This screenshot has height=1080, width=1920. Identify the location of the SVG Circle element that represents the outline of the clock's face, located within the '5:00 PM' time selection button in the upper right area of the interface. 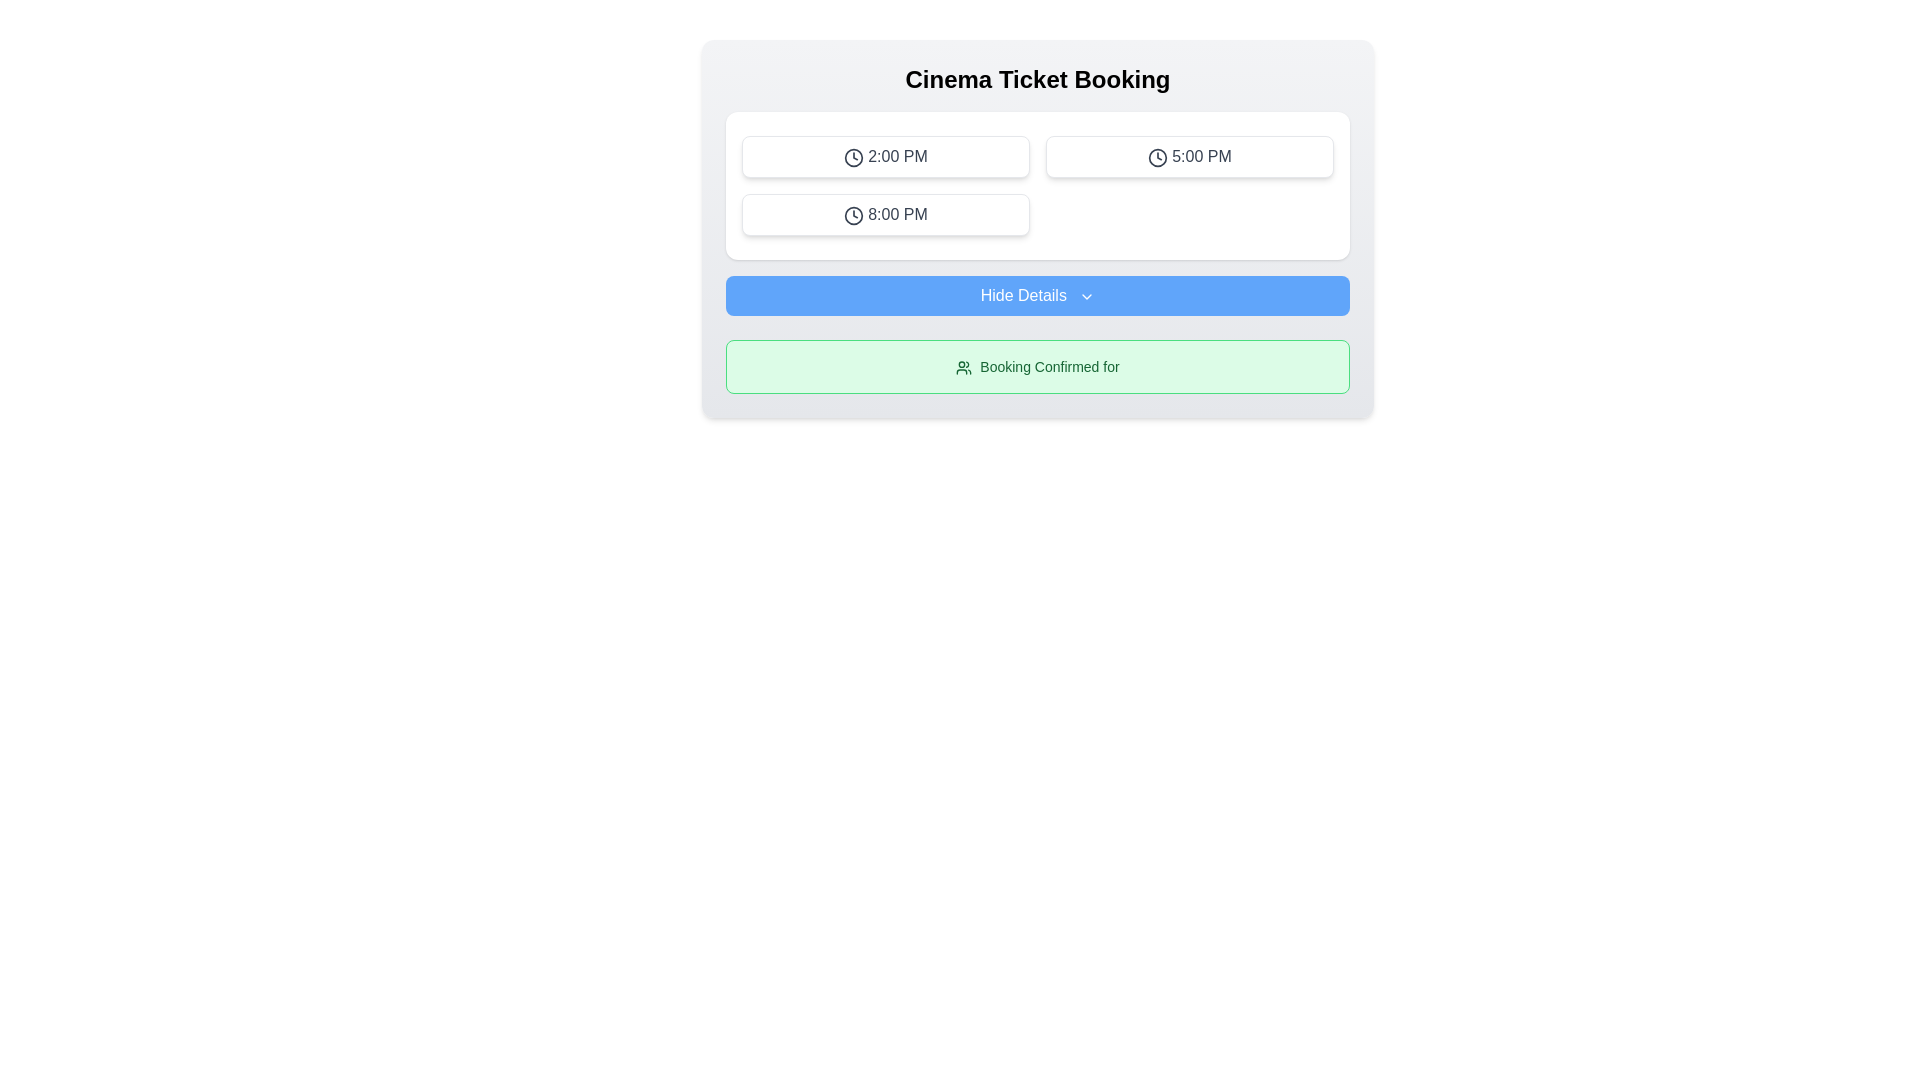
(1158, 156).